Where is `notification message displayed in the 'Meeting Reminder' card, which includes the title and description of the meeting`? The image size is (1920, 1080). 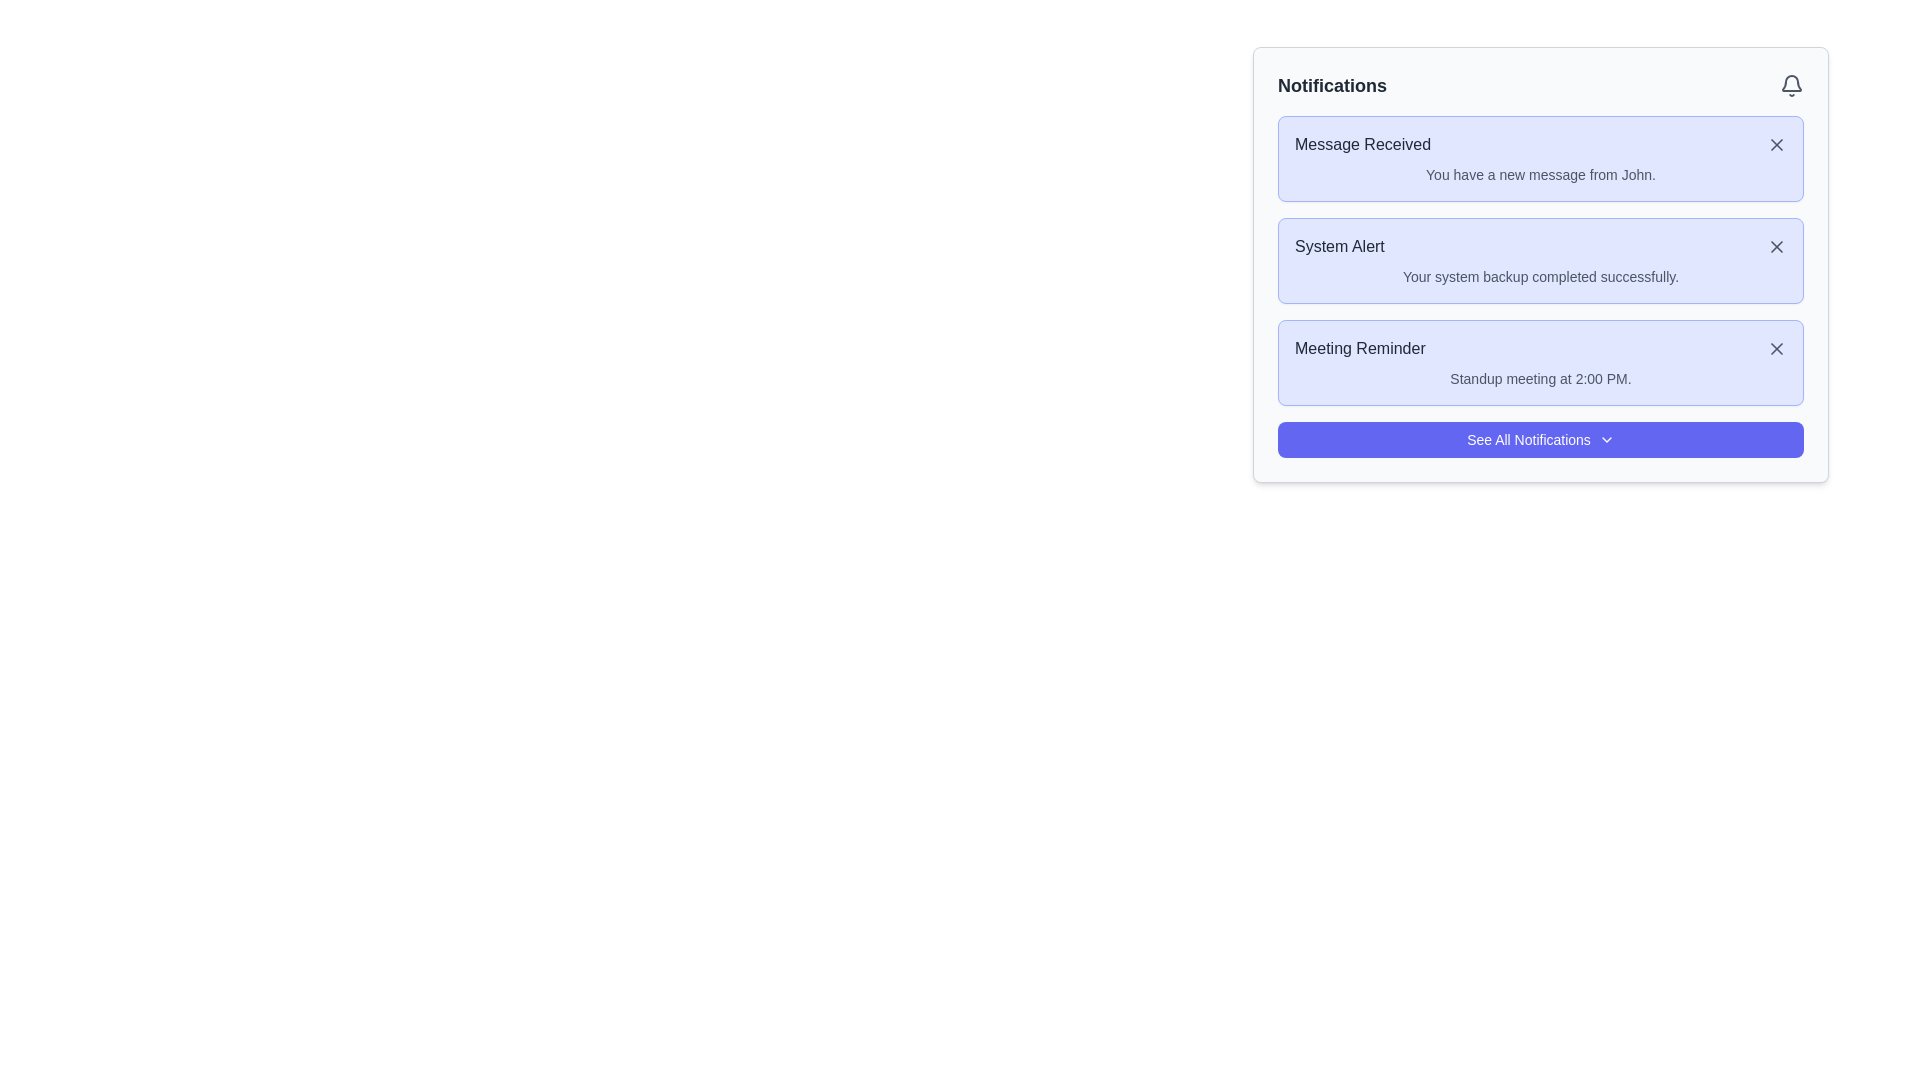 notification message displayed in the 'Meeting Reminder' card, which includes the title and description of the meeting is located at coordinates (1539, 362).